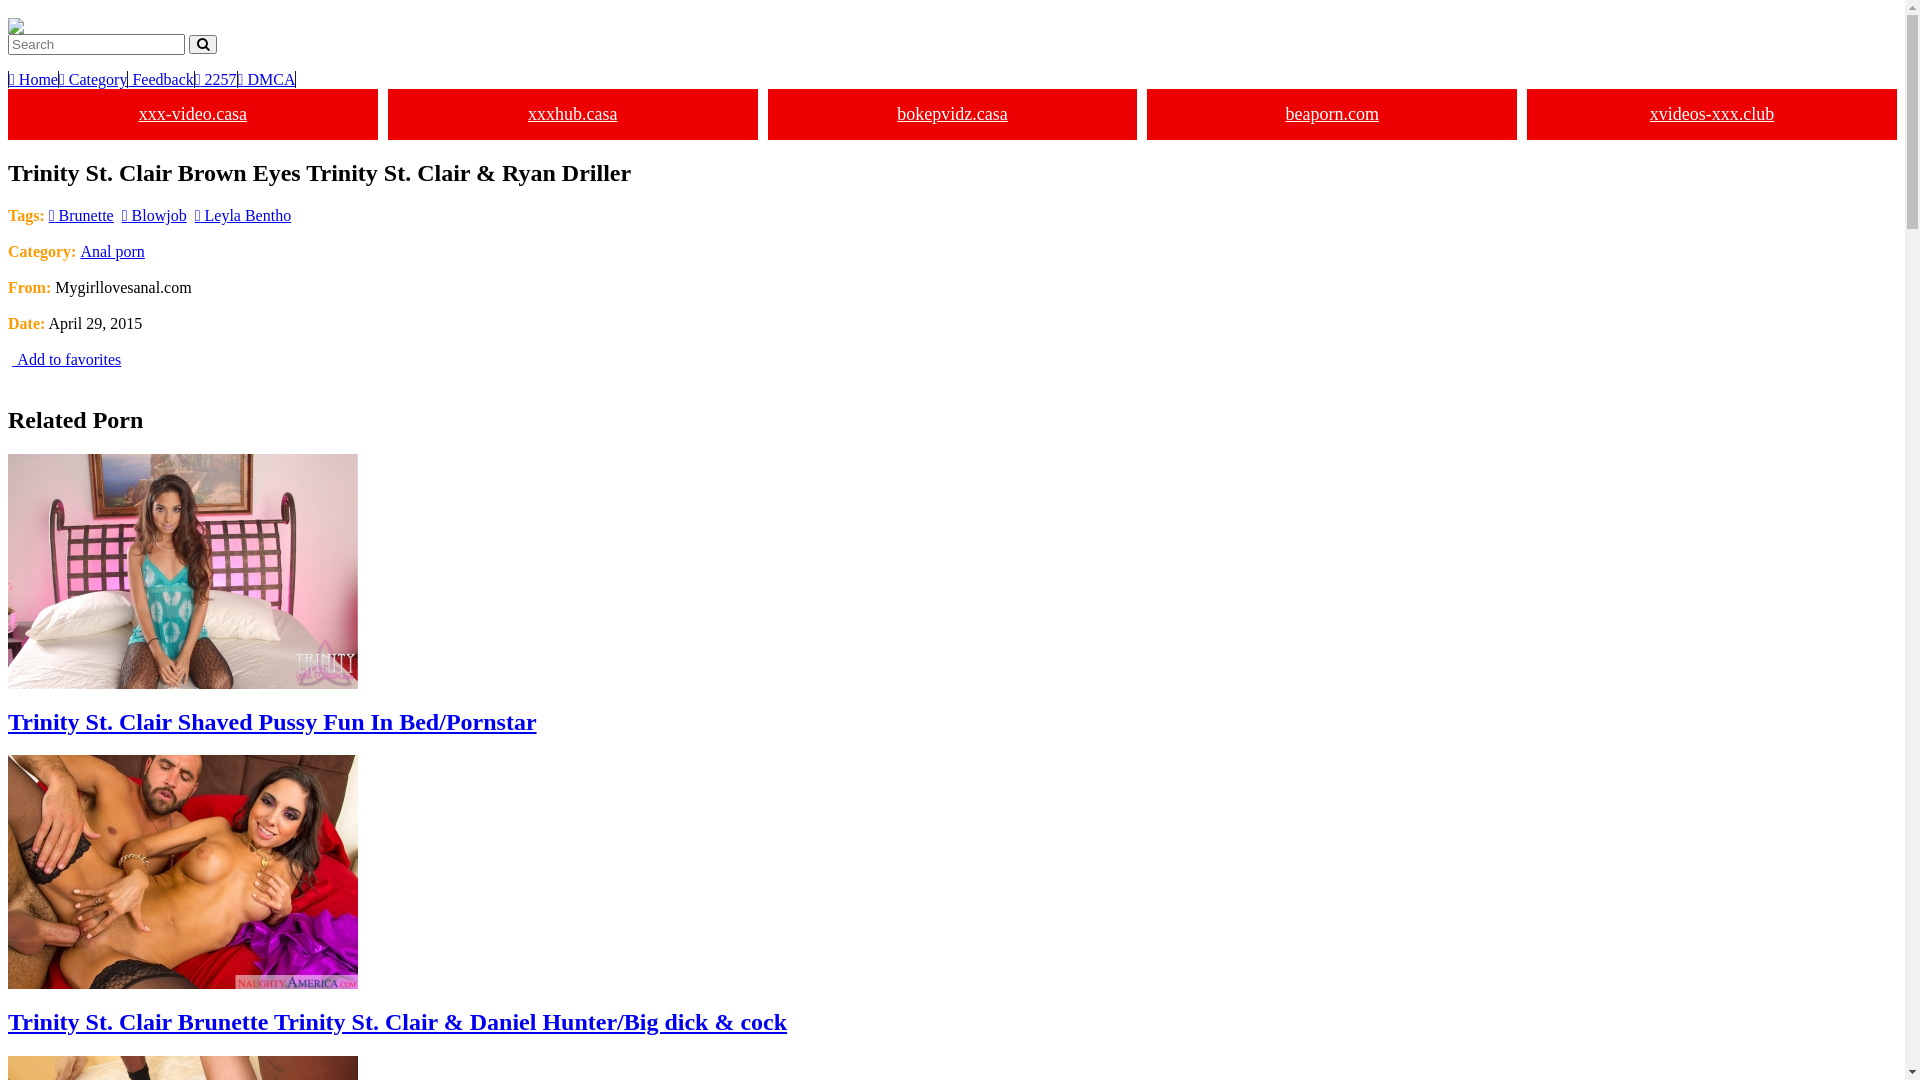 This screenshot has width=1920, height=1080. Describe the element at coordinates (216, 78) in the screenshot. I see `'2257'` at that location.